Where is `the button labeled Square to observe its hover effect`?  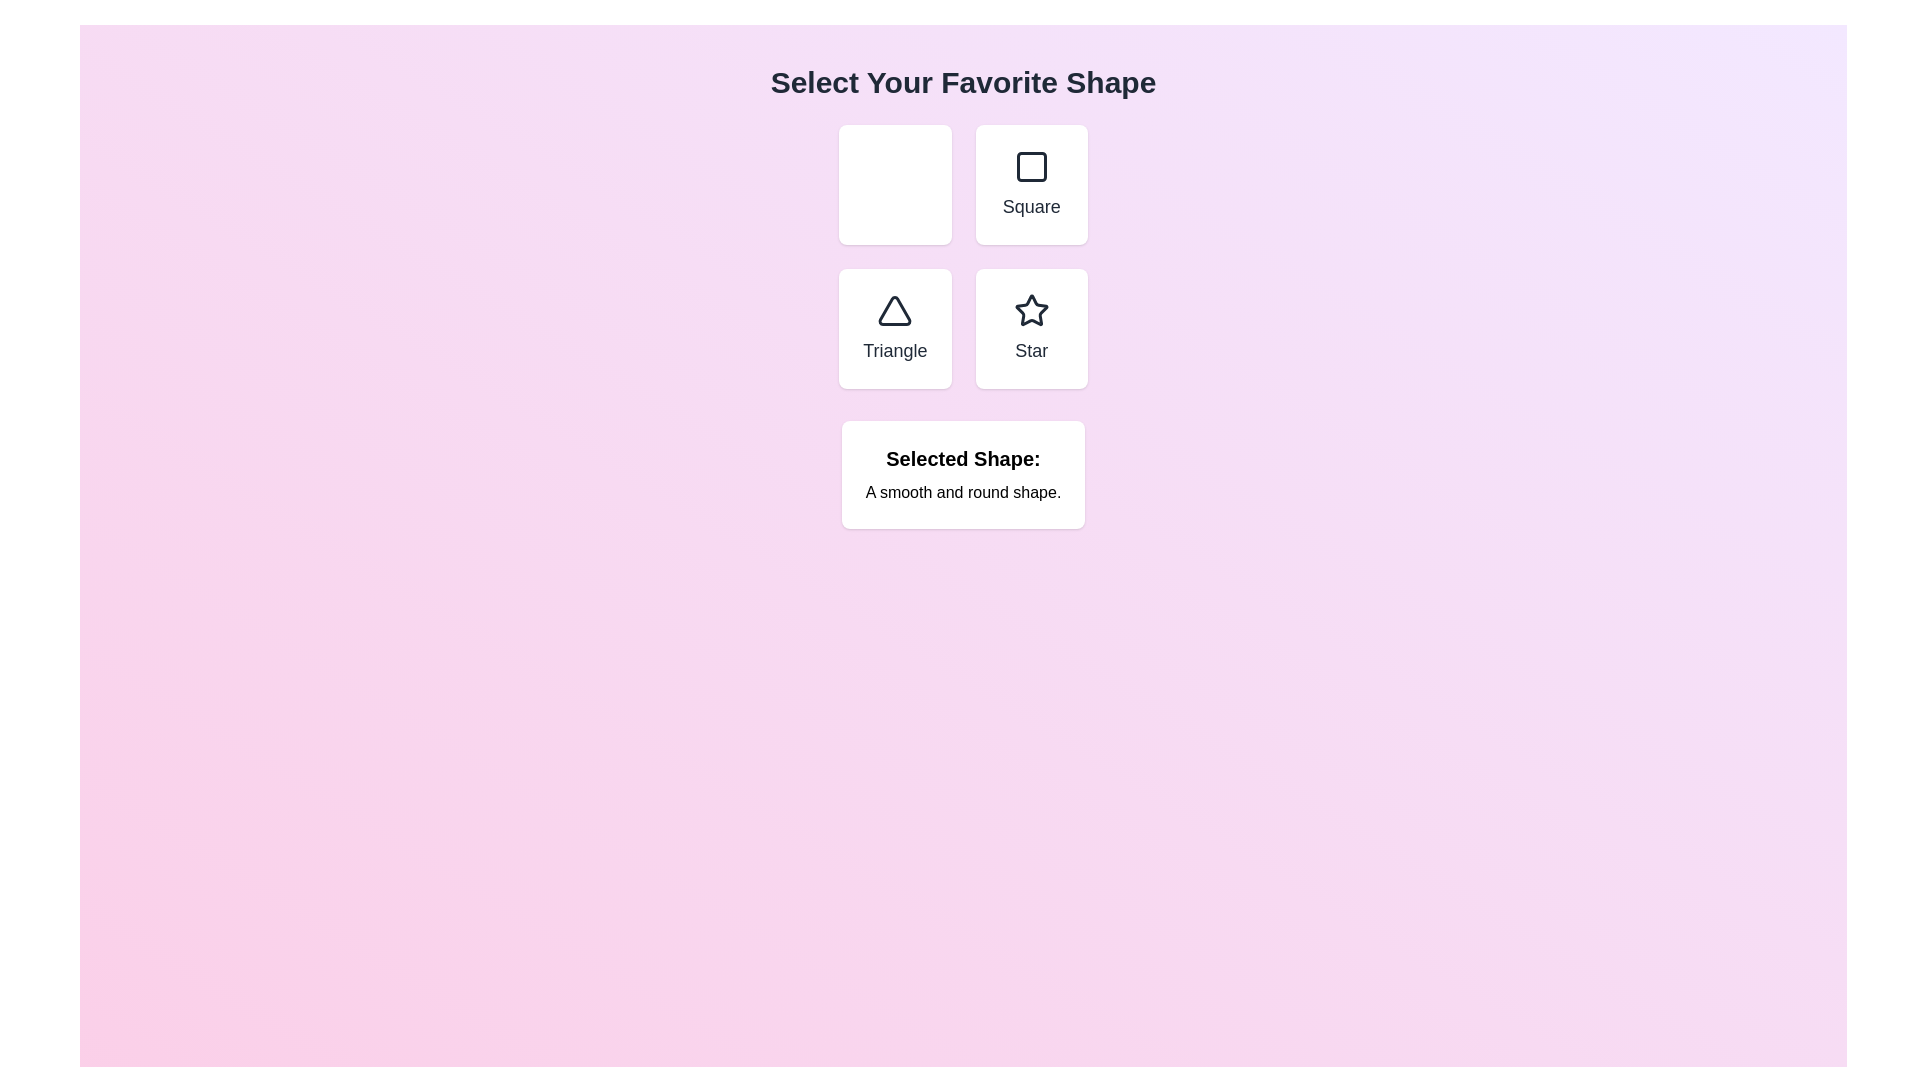 the button labeled Square to observe its hover effect is located at coordinates (1031, 185).